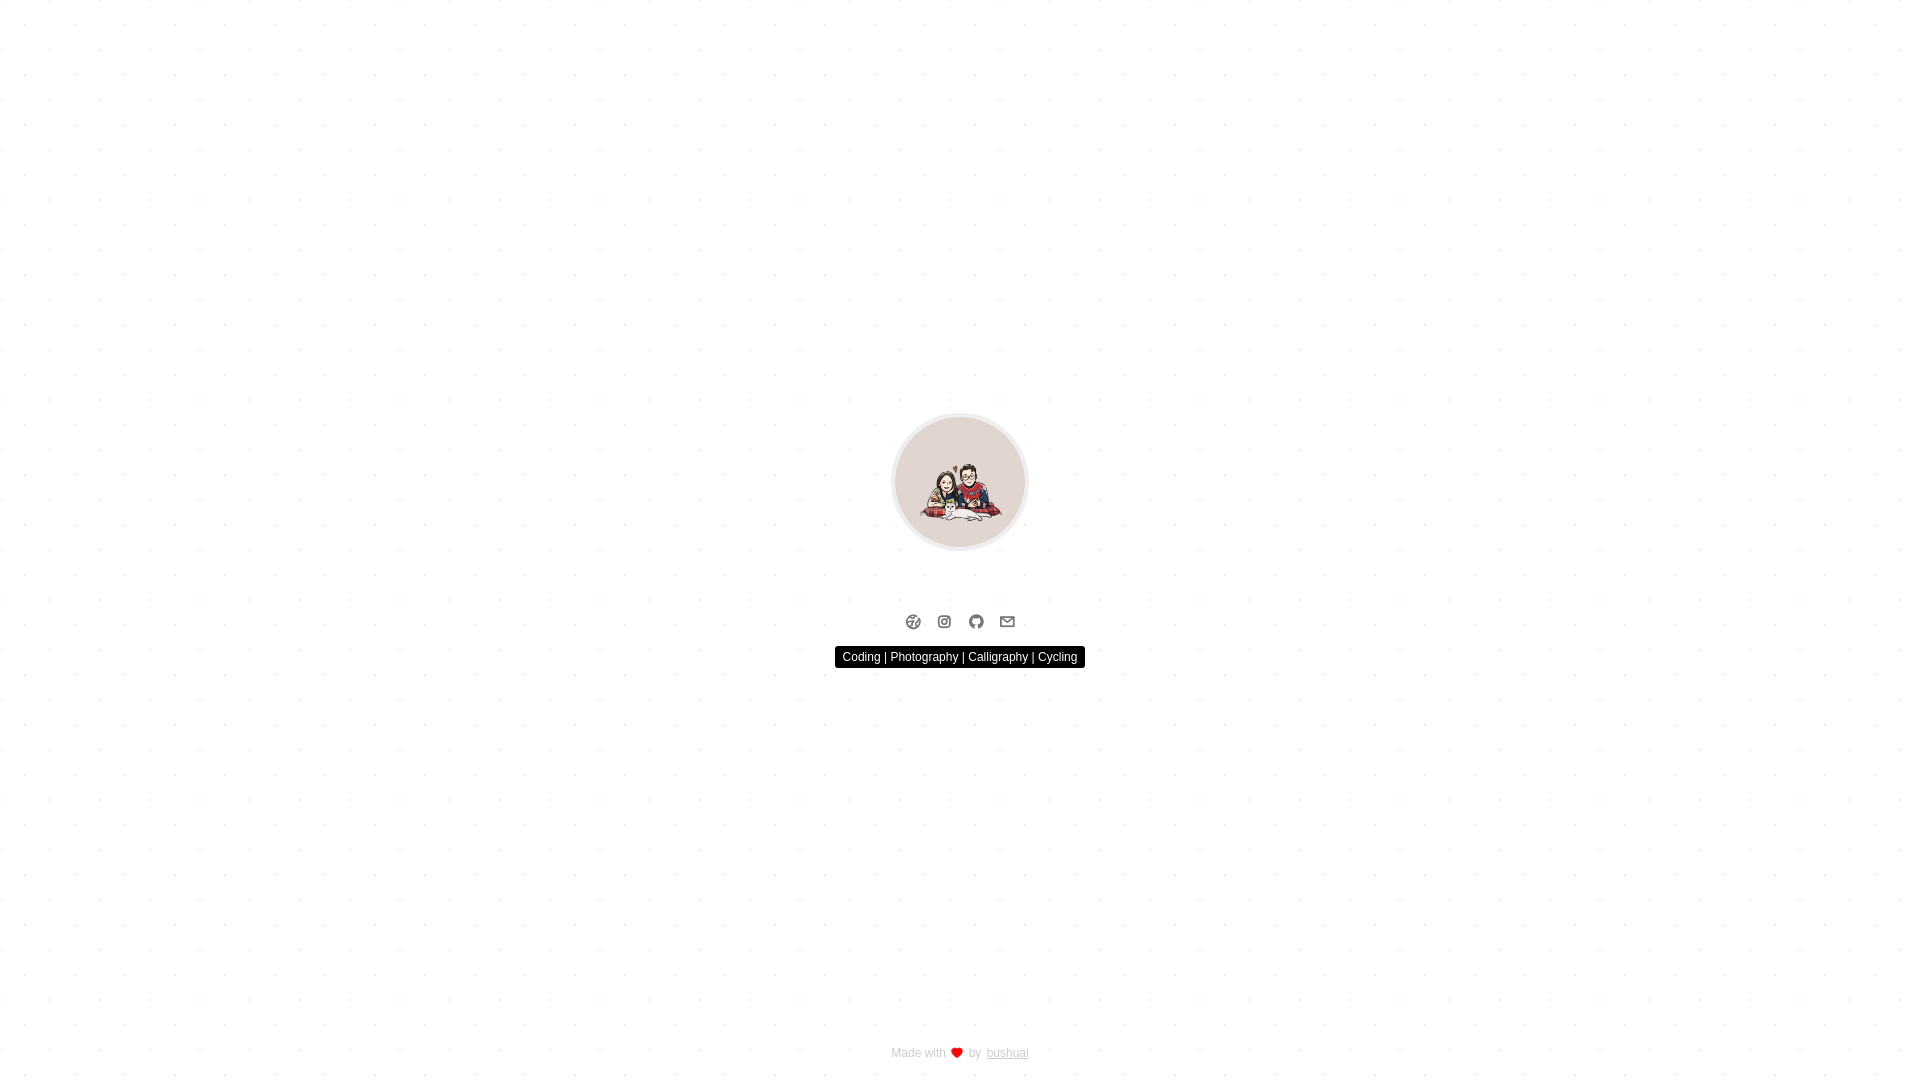 This screenshot has width=1920, height=1080. I want to click on 'bushuai', so click(987, 1052).